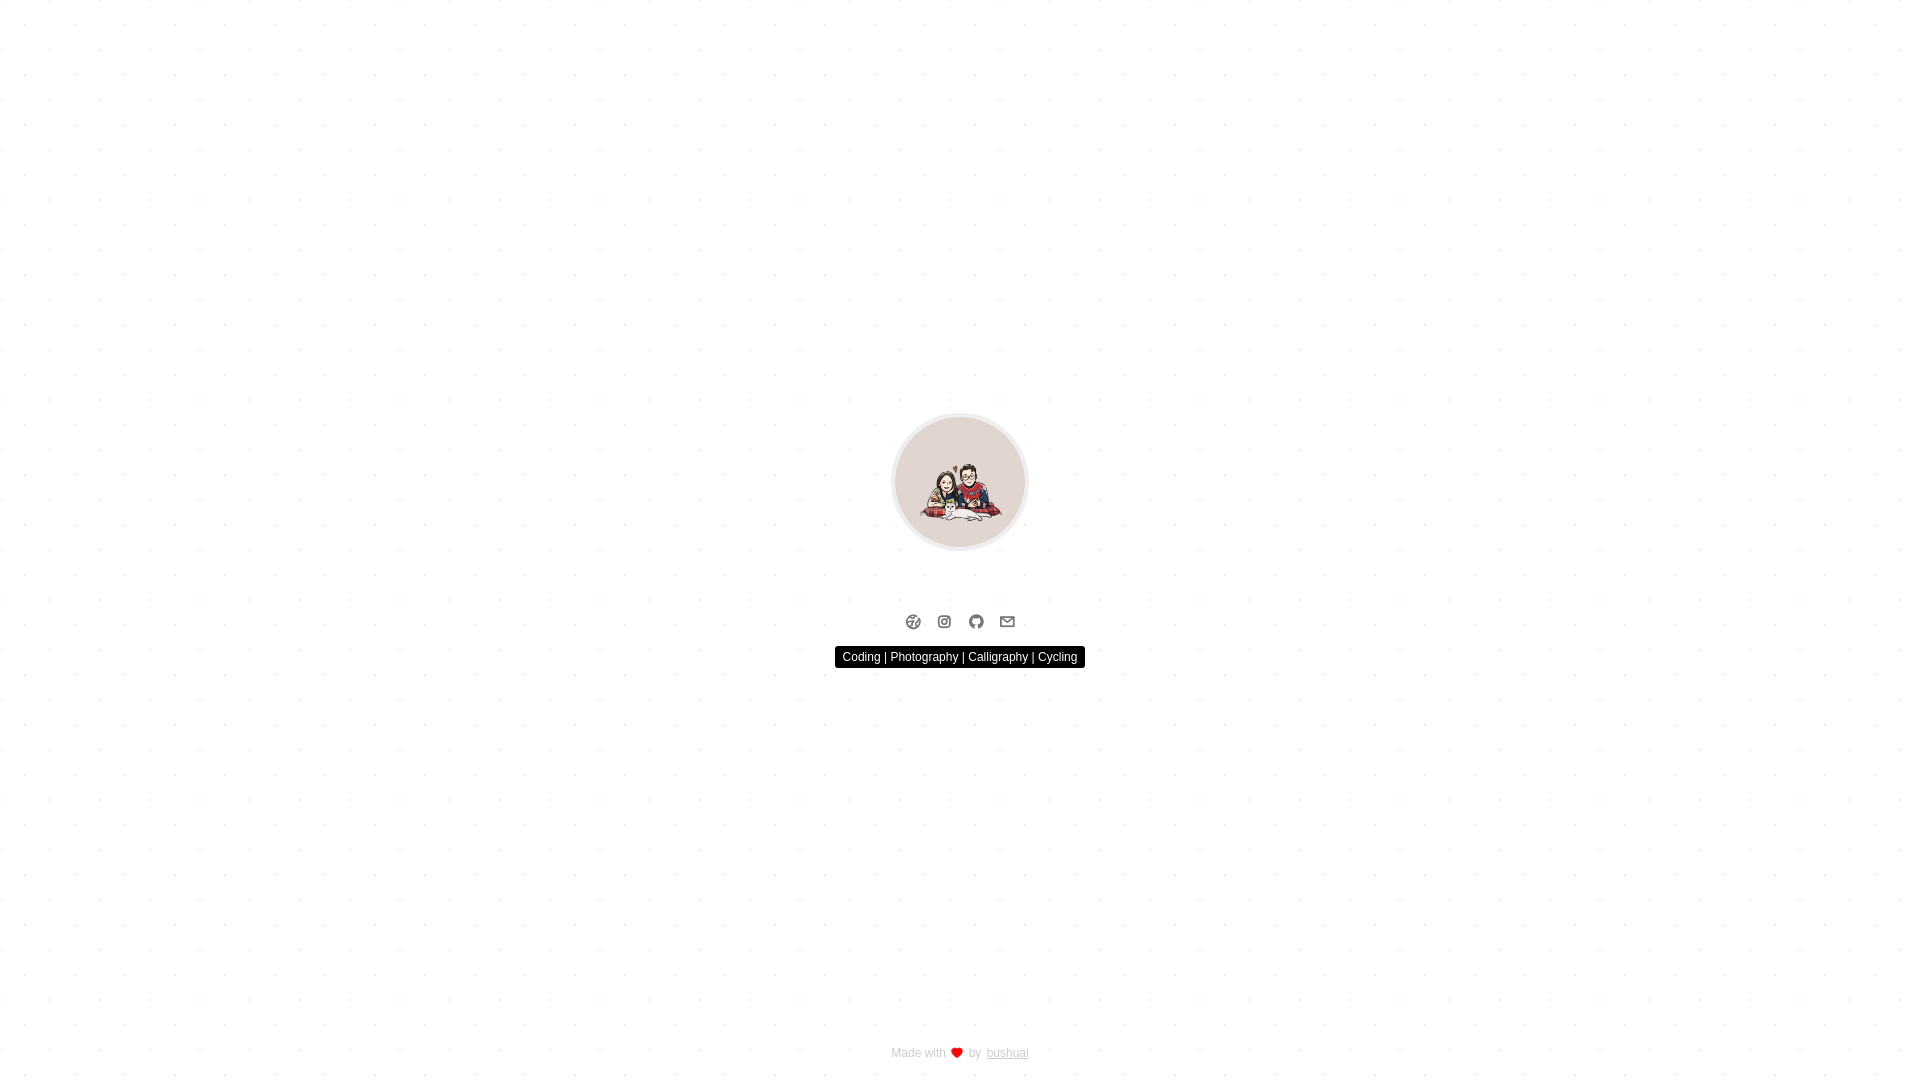 This screenshot has width=1920, height=1080. I want to click on 'bushuai', so click(987, 1052).